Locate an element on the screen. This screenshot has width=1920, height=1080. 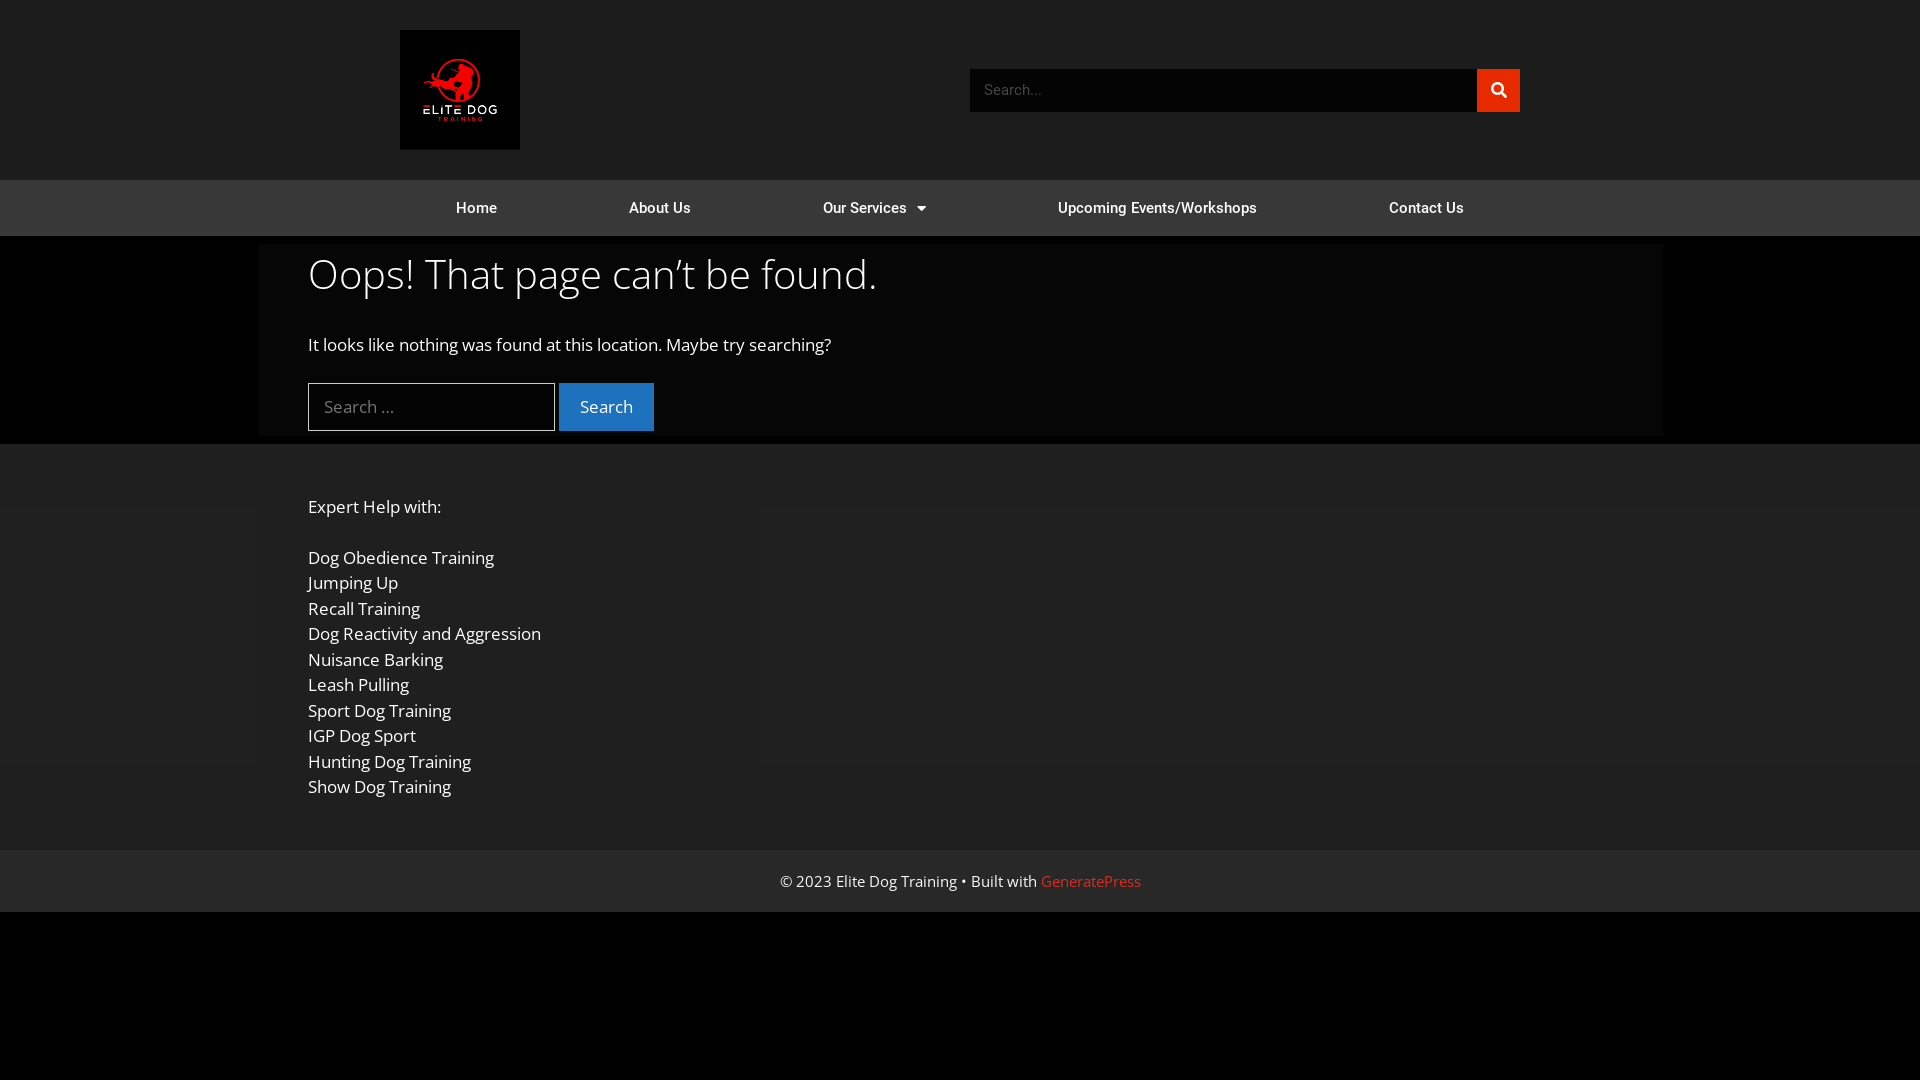
'Contact Us' is located at coordinates (1323, 208).